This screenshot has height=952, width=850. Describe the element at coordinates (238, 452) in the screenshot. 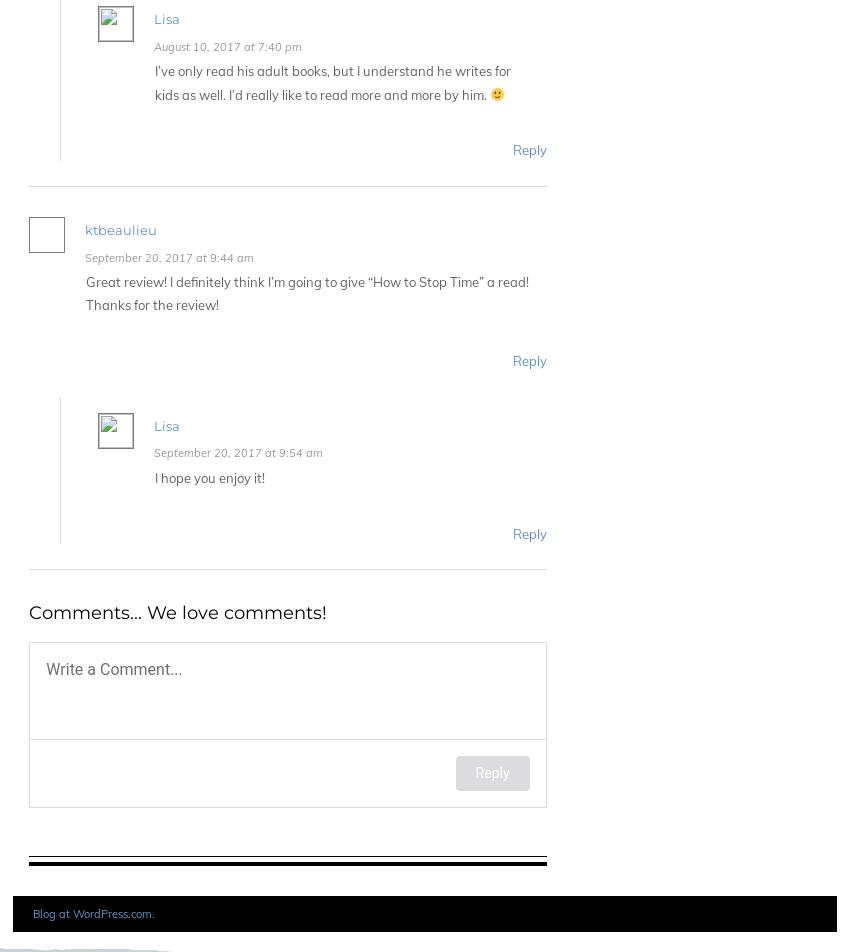

I see `'September 20, 2017 at 9:54 am'` at that location.